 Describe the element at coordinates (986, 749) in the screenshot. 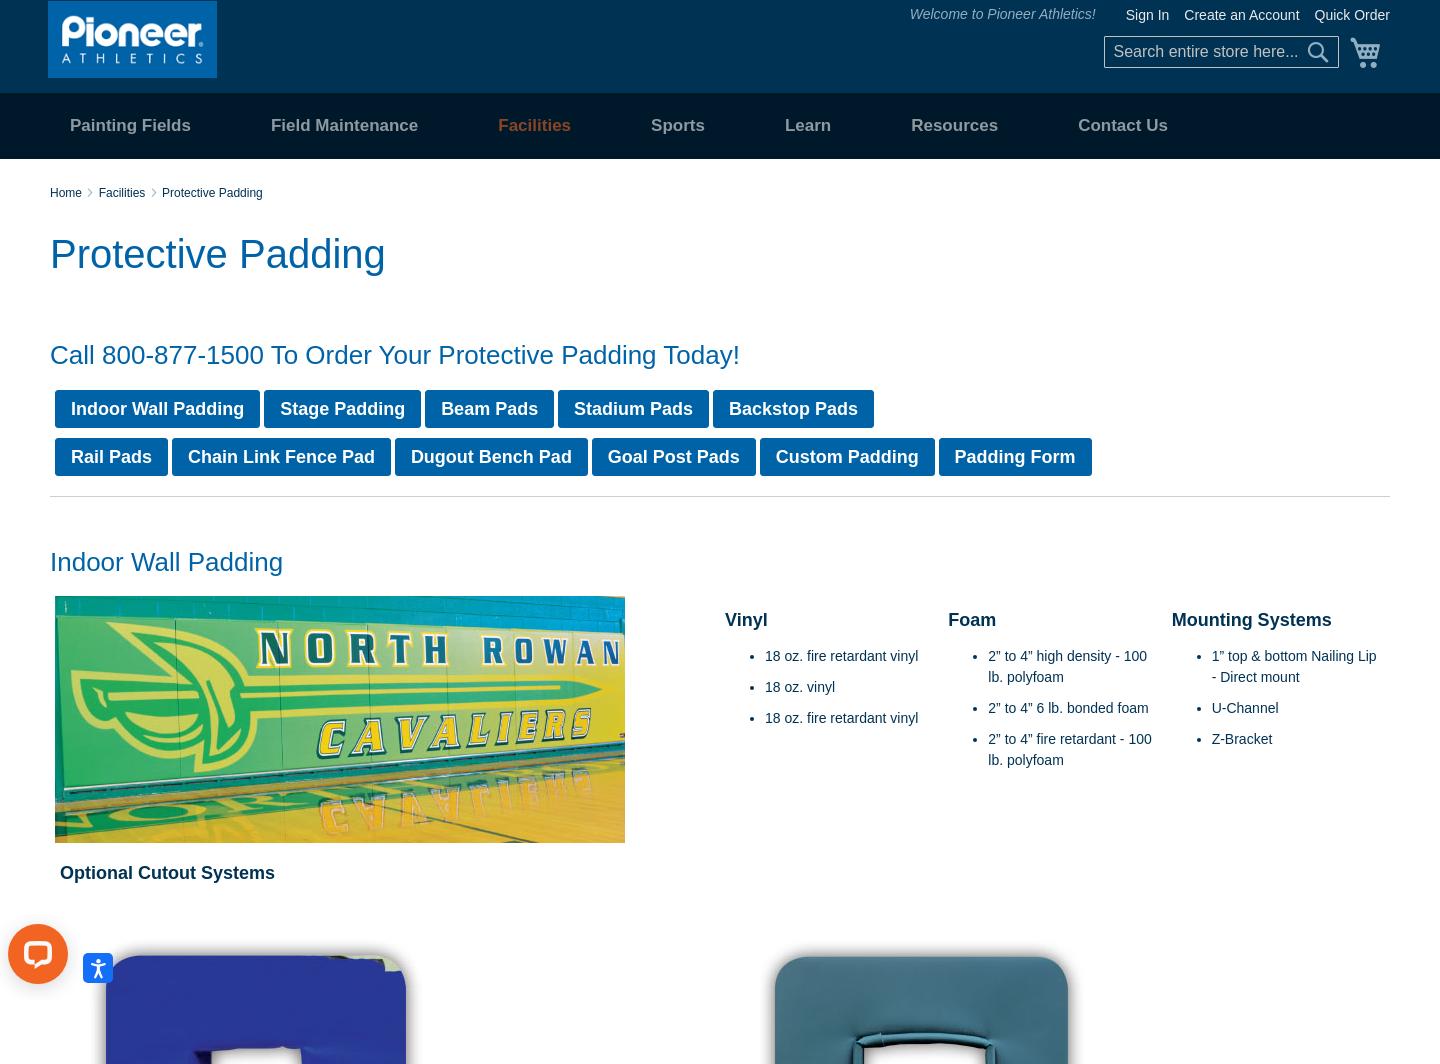

I see `'2” to 4” fire retardant - 100 lb. polyfoam'` at that location.